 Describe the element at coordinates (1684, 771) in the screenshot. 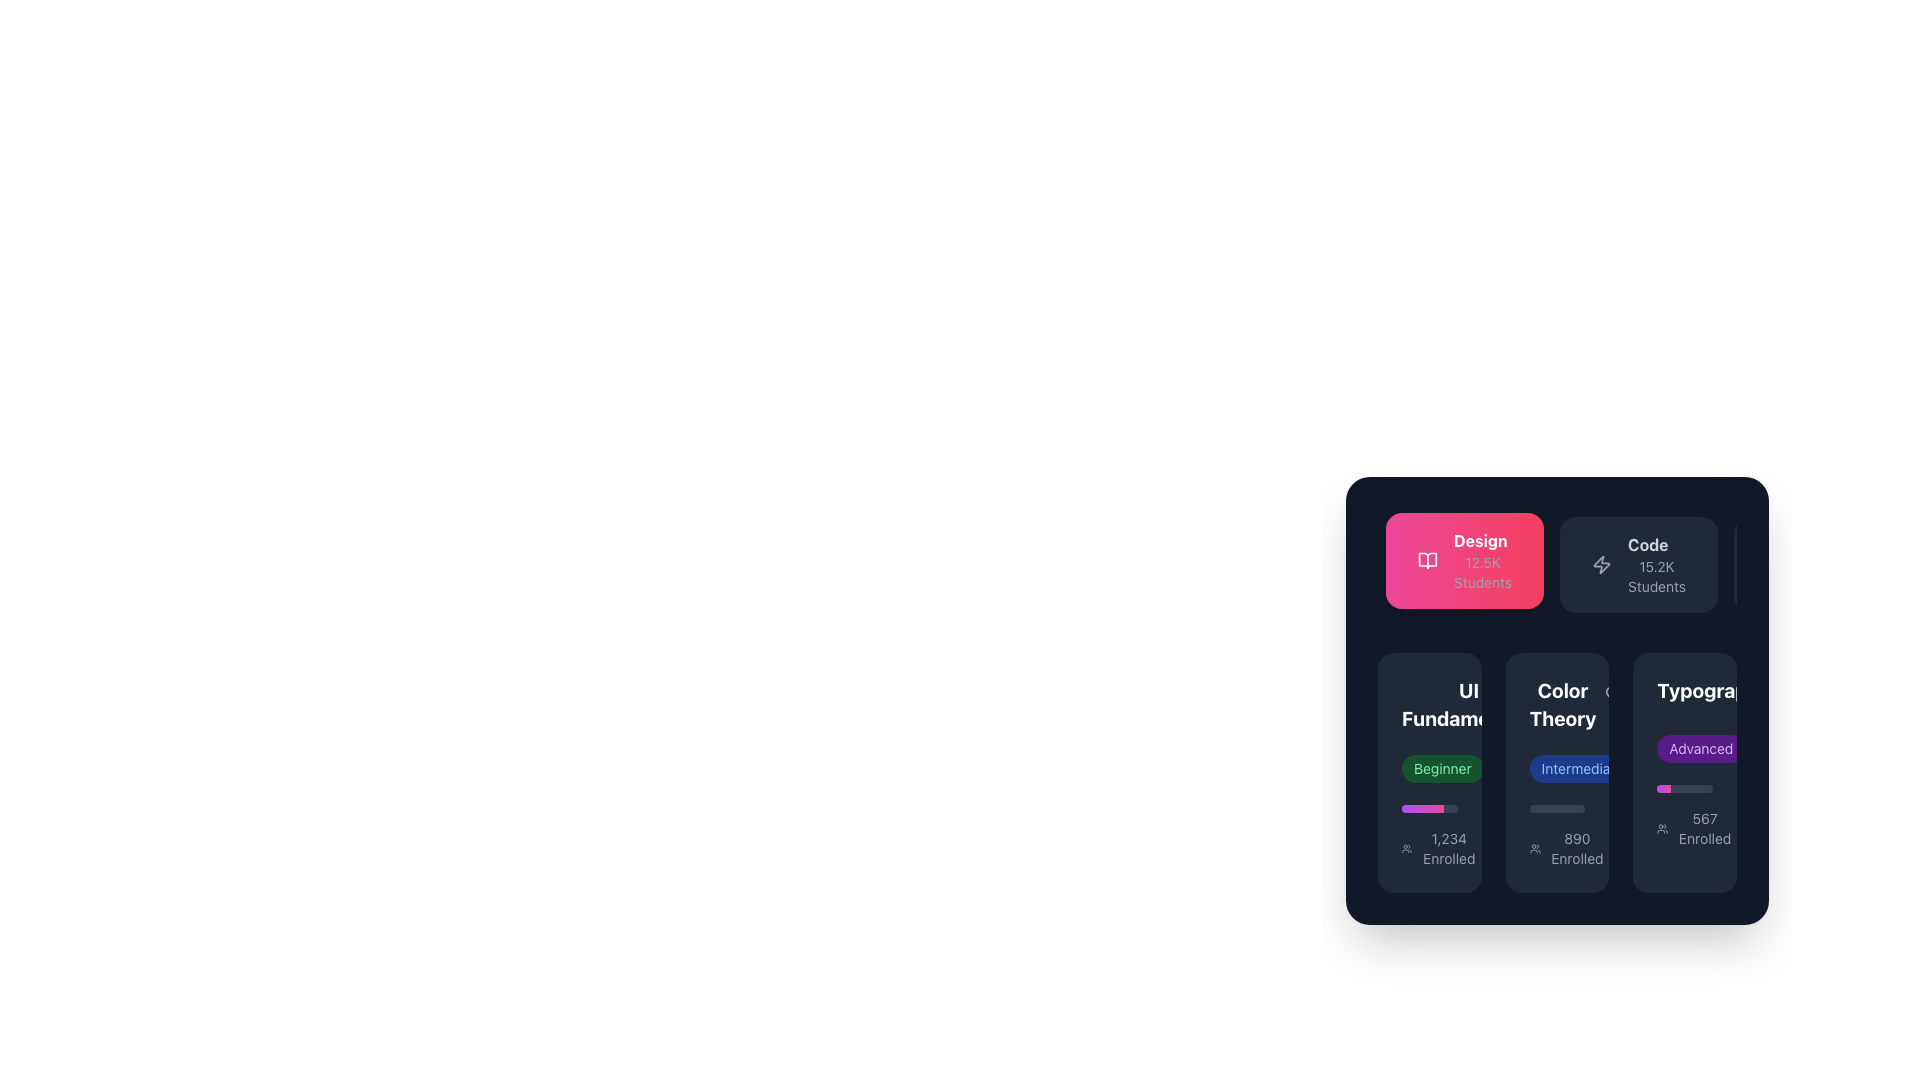

I see `the call-to-action button located in the bottom-right corner of the educational course cards` at that location.